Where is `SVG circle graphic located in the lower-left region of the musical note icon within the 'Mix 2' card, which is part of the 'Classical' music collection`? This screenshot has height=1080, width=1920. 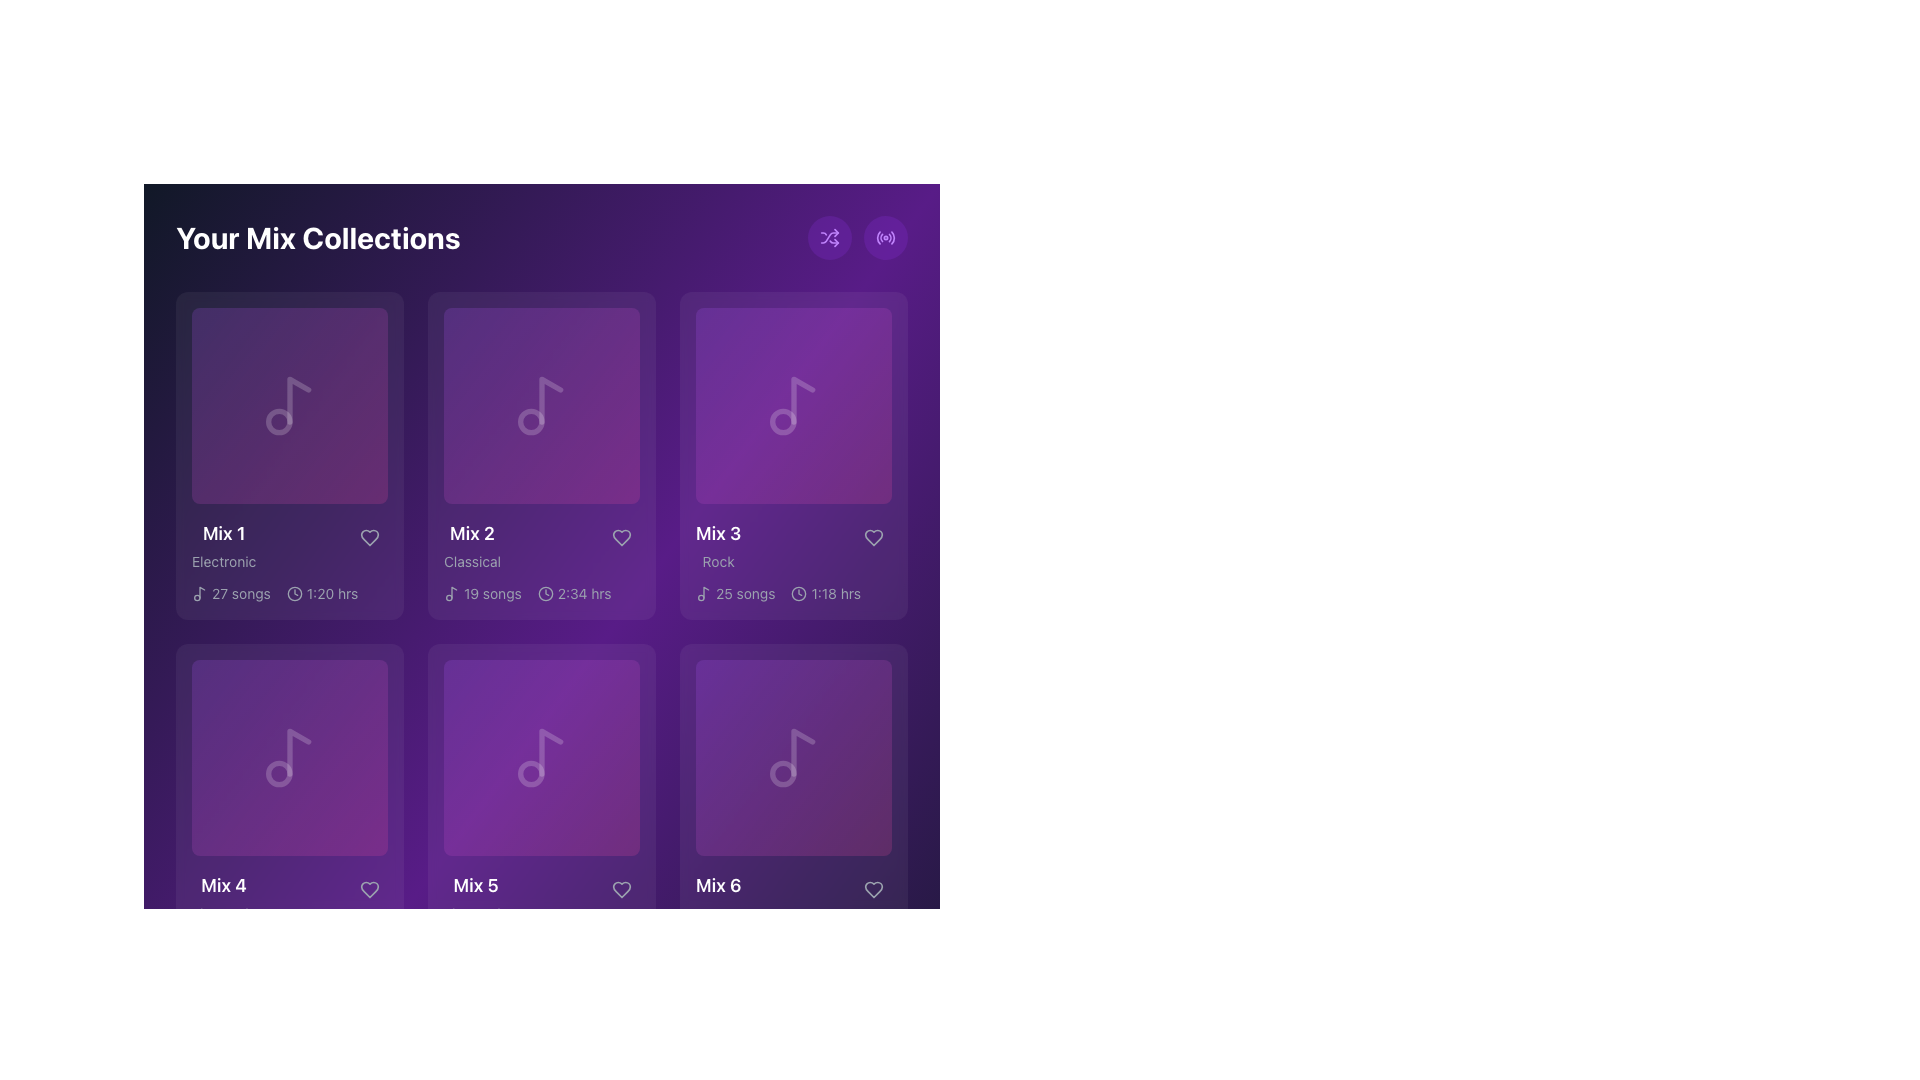 SVG circle graphic located in the lower-left region of the musical note icon within the 'Mix 2' card, which is part of the 'Classical' music collection is located at coordinates (531, 420).